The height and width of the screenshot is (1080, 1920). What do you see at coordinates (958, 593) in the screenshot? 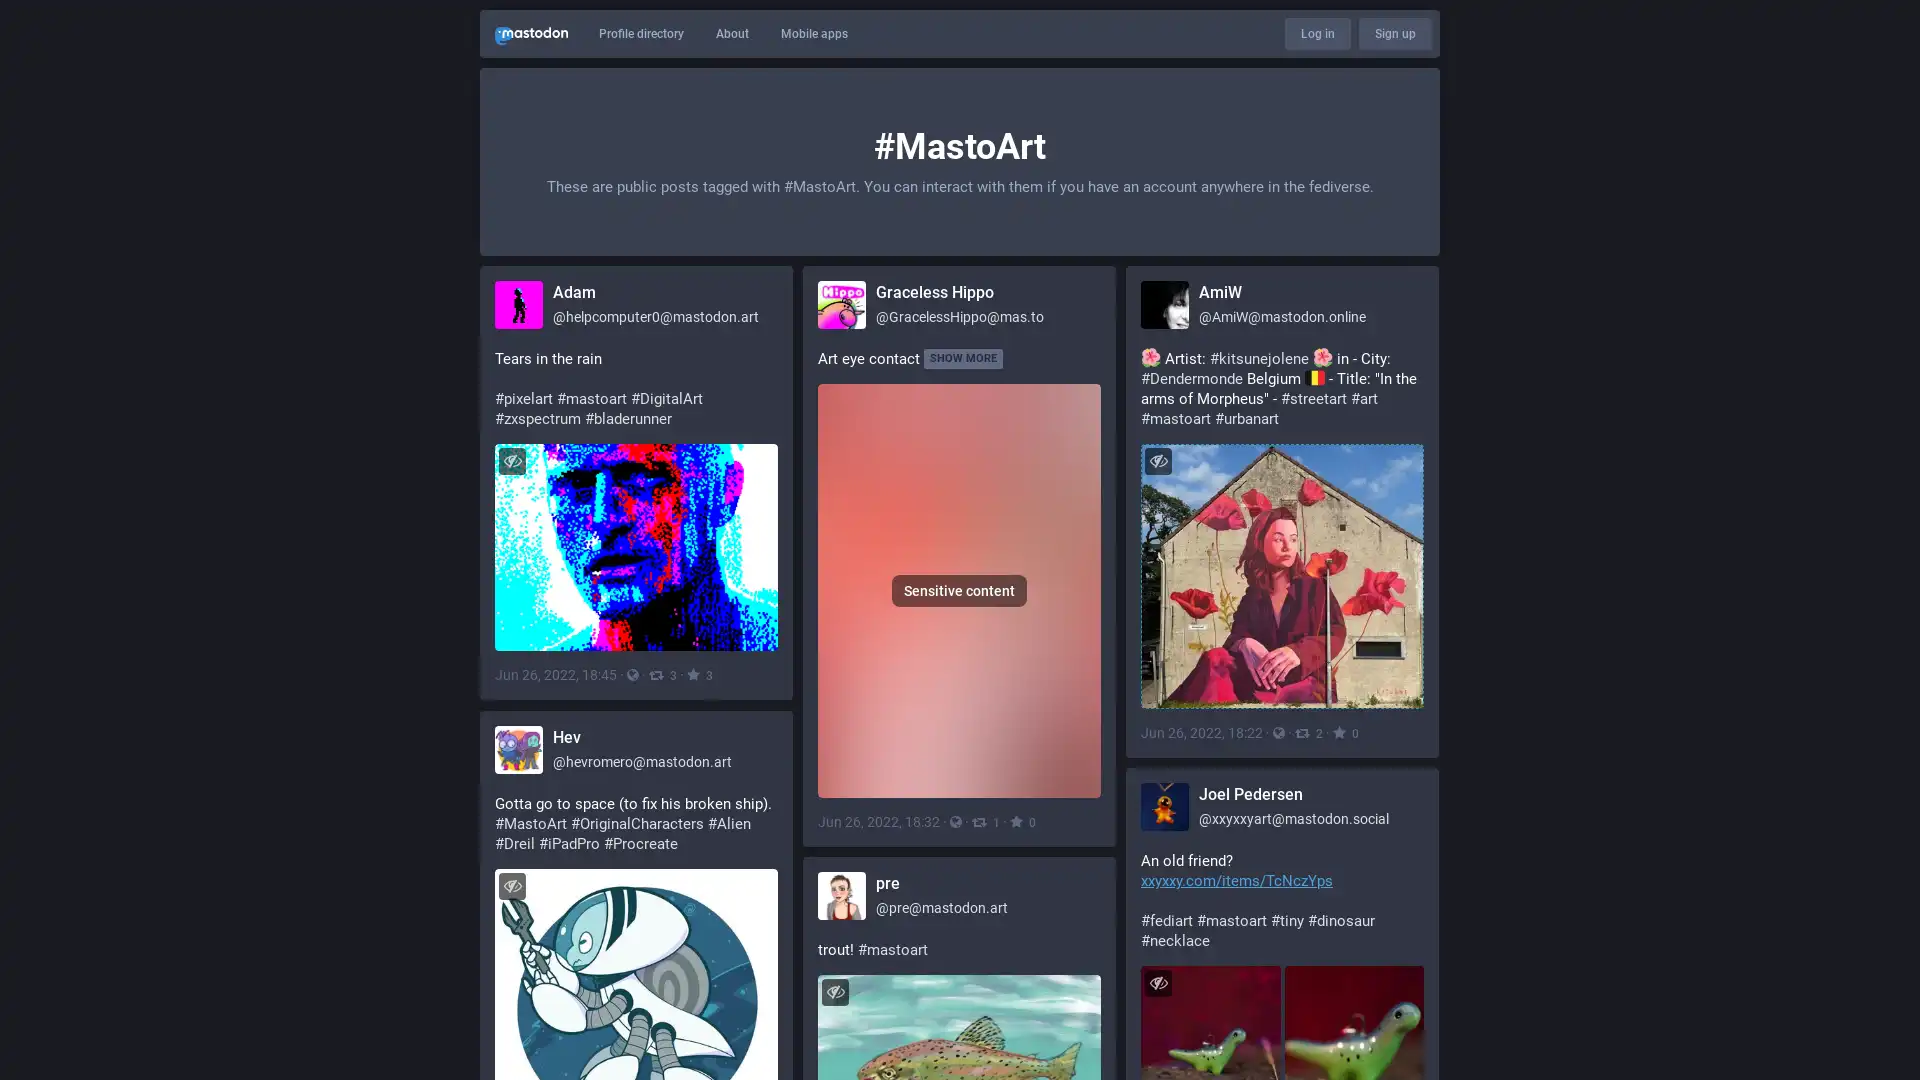
I see `Sensitive content` at bounding box center [958, 593].